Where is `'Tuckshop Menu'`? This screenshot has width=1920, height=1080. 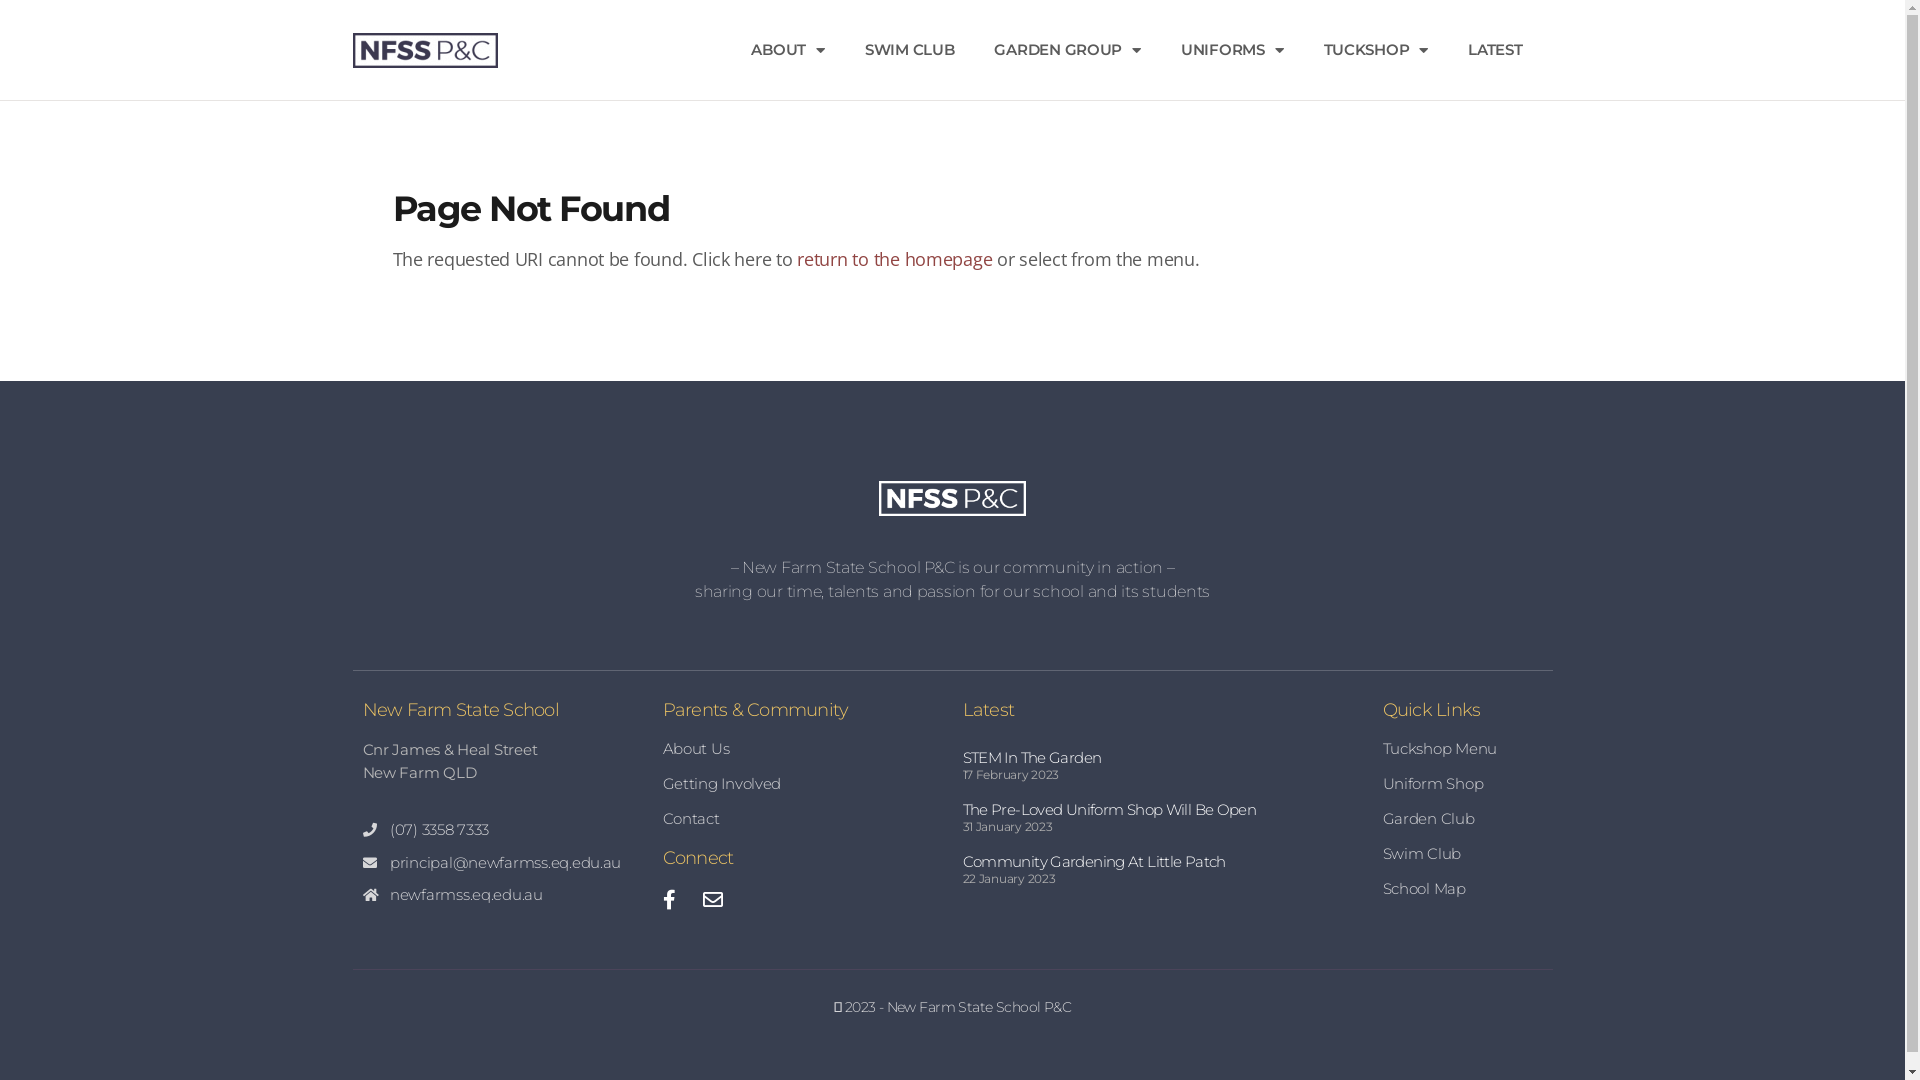 'Tuckshop Menu' is located at coordinates (1462, 748).